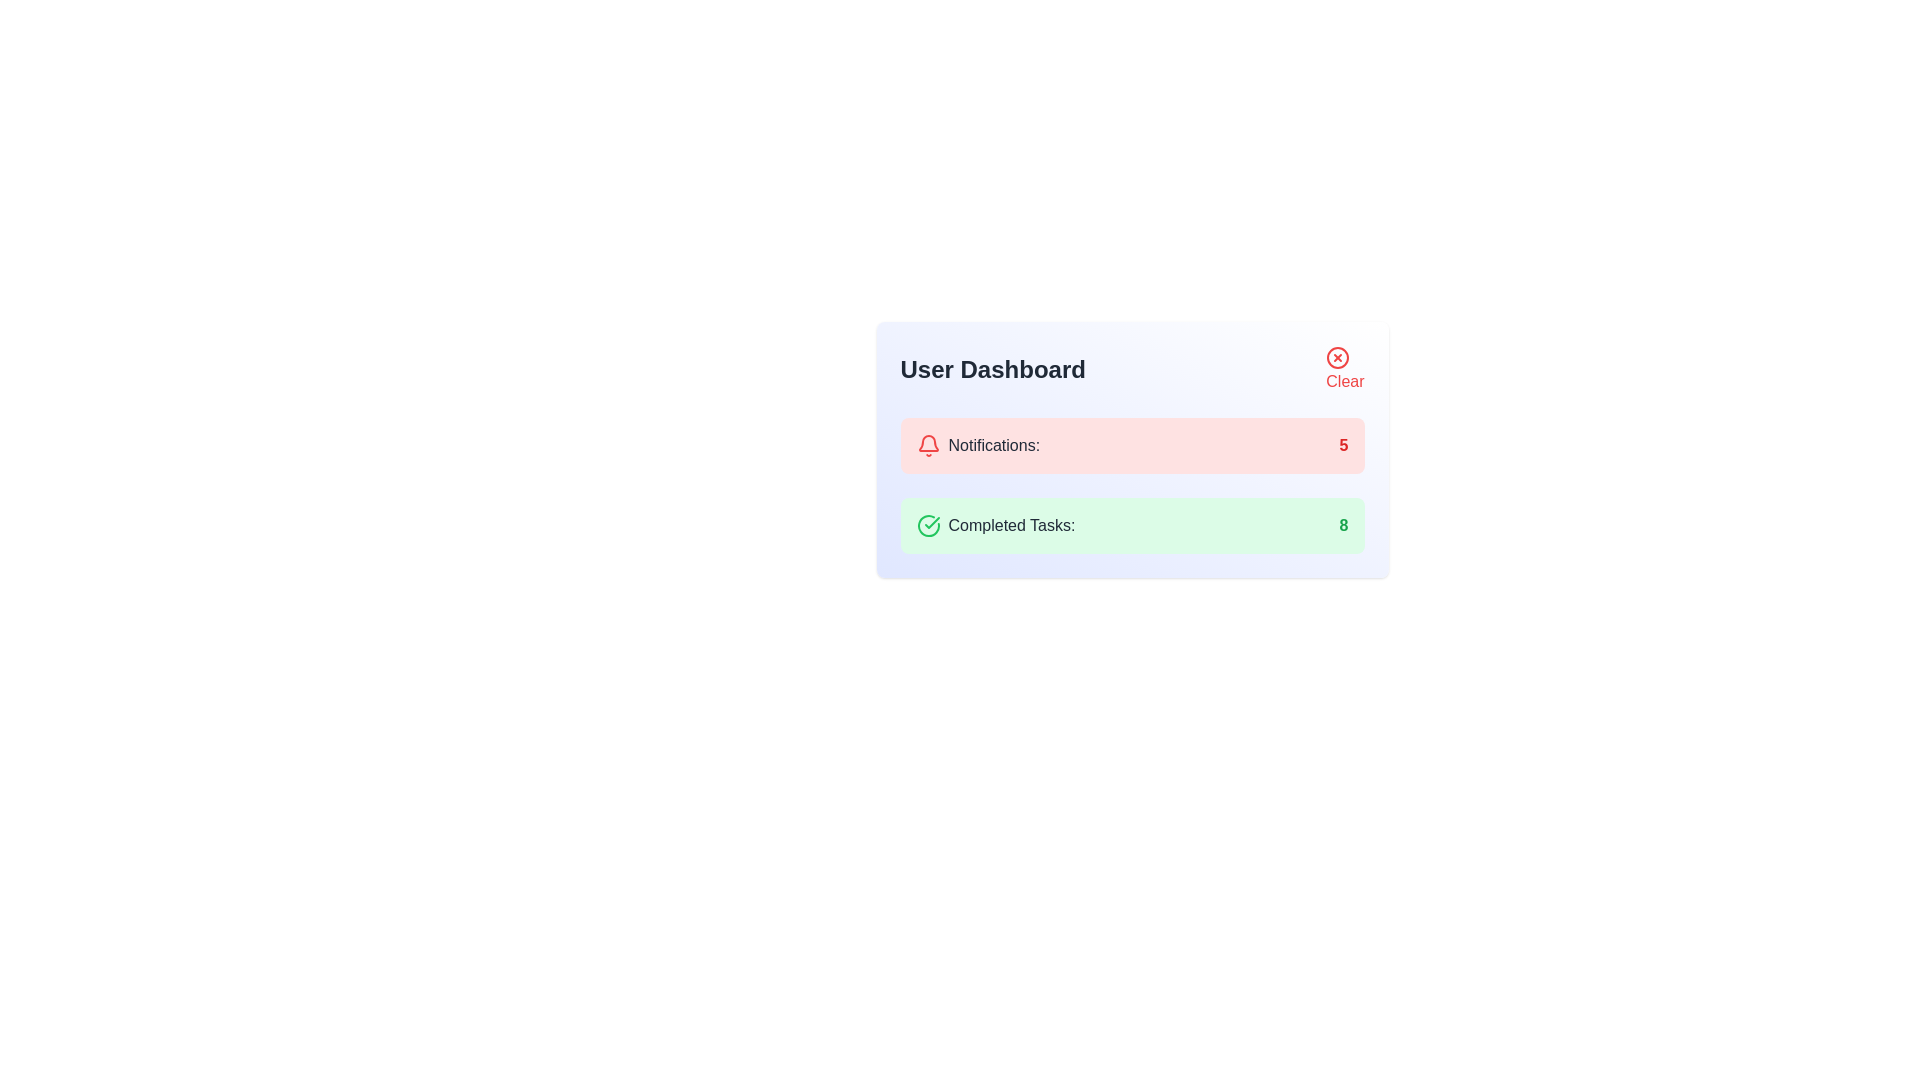  Describe the element at coordinates (1338, 357) in the screenshot. I see `the circular frame icon located at the top-right corner of the User Dashboard section, which likely represents a close or dismiss action` at that location.